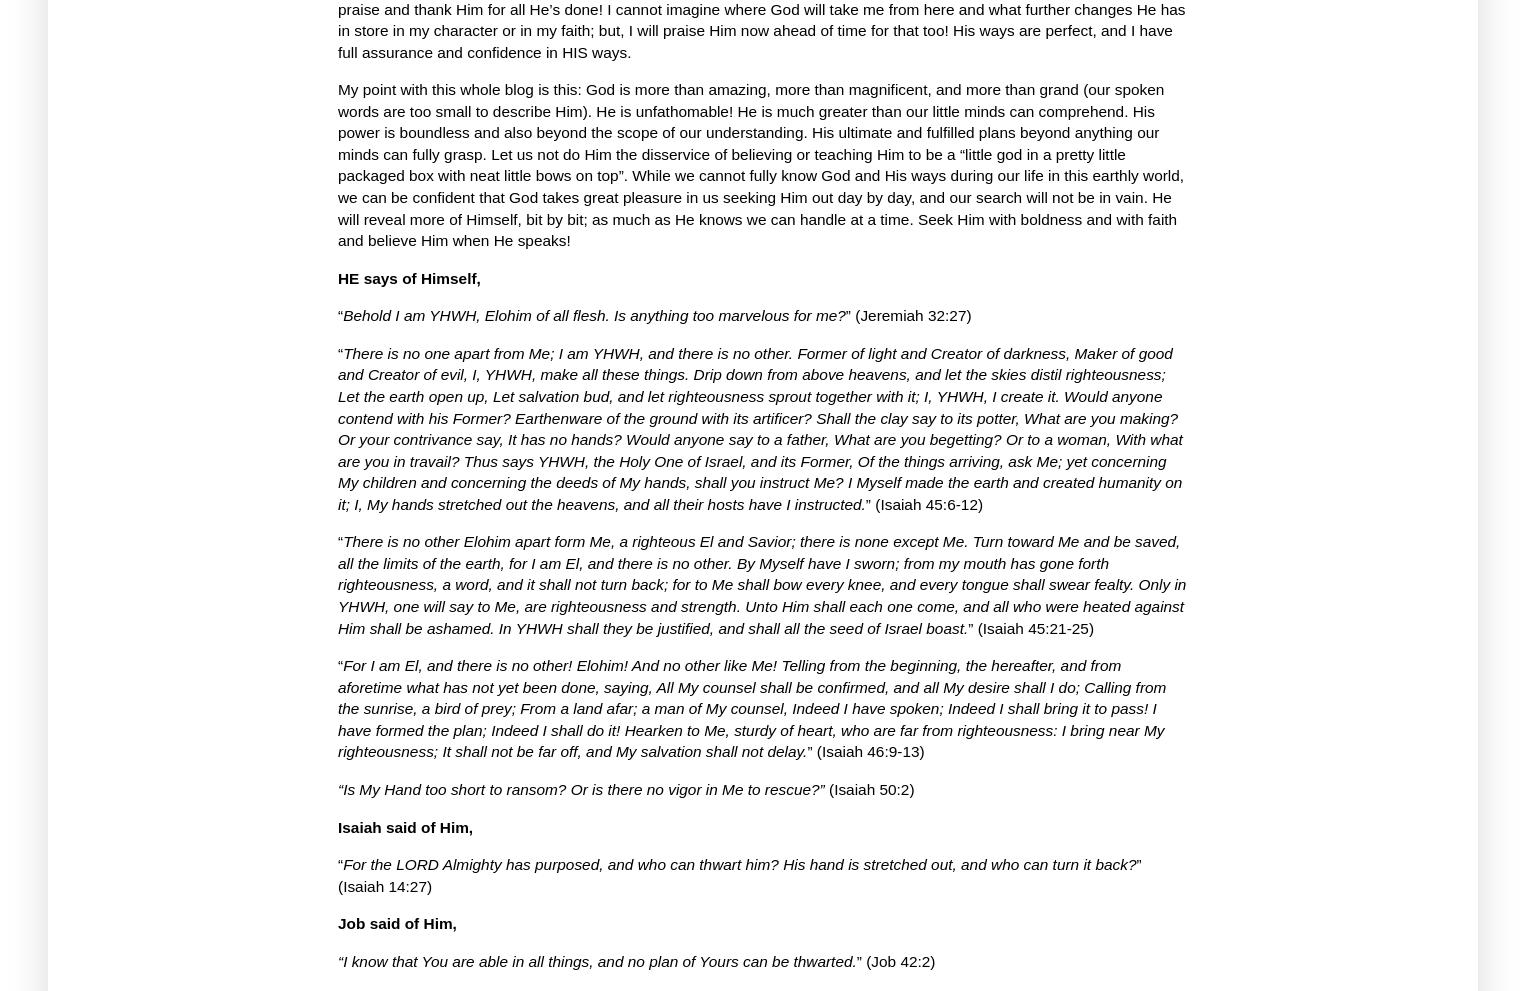 This screenshot has height=991, width=1528. What do you see at coordinates (623, 728) in the screenshot?
I see `'Hearken to Me, sturdy of heart, who are far from righteousness:'` at bounding box center [623, 728].